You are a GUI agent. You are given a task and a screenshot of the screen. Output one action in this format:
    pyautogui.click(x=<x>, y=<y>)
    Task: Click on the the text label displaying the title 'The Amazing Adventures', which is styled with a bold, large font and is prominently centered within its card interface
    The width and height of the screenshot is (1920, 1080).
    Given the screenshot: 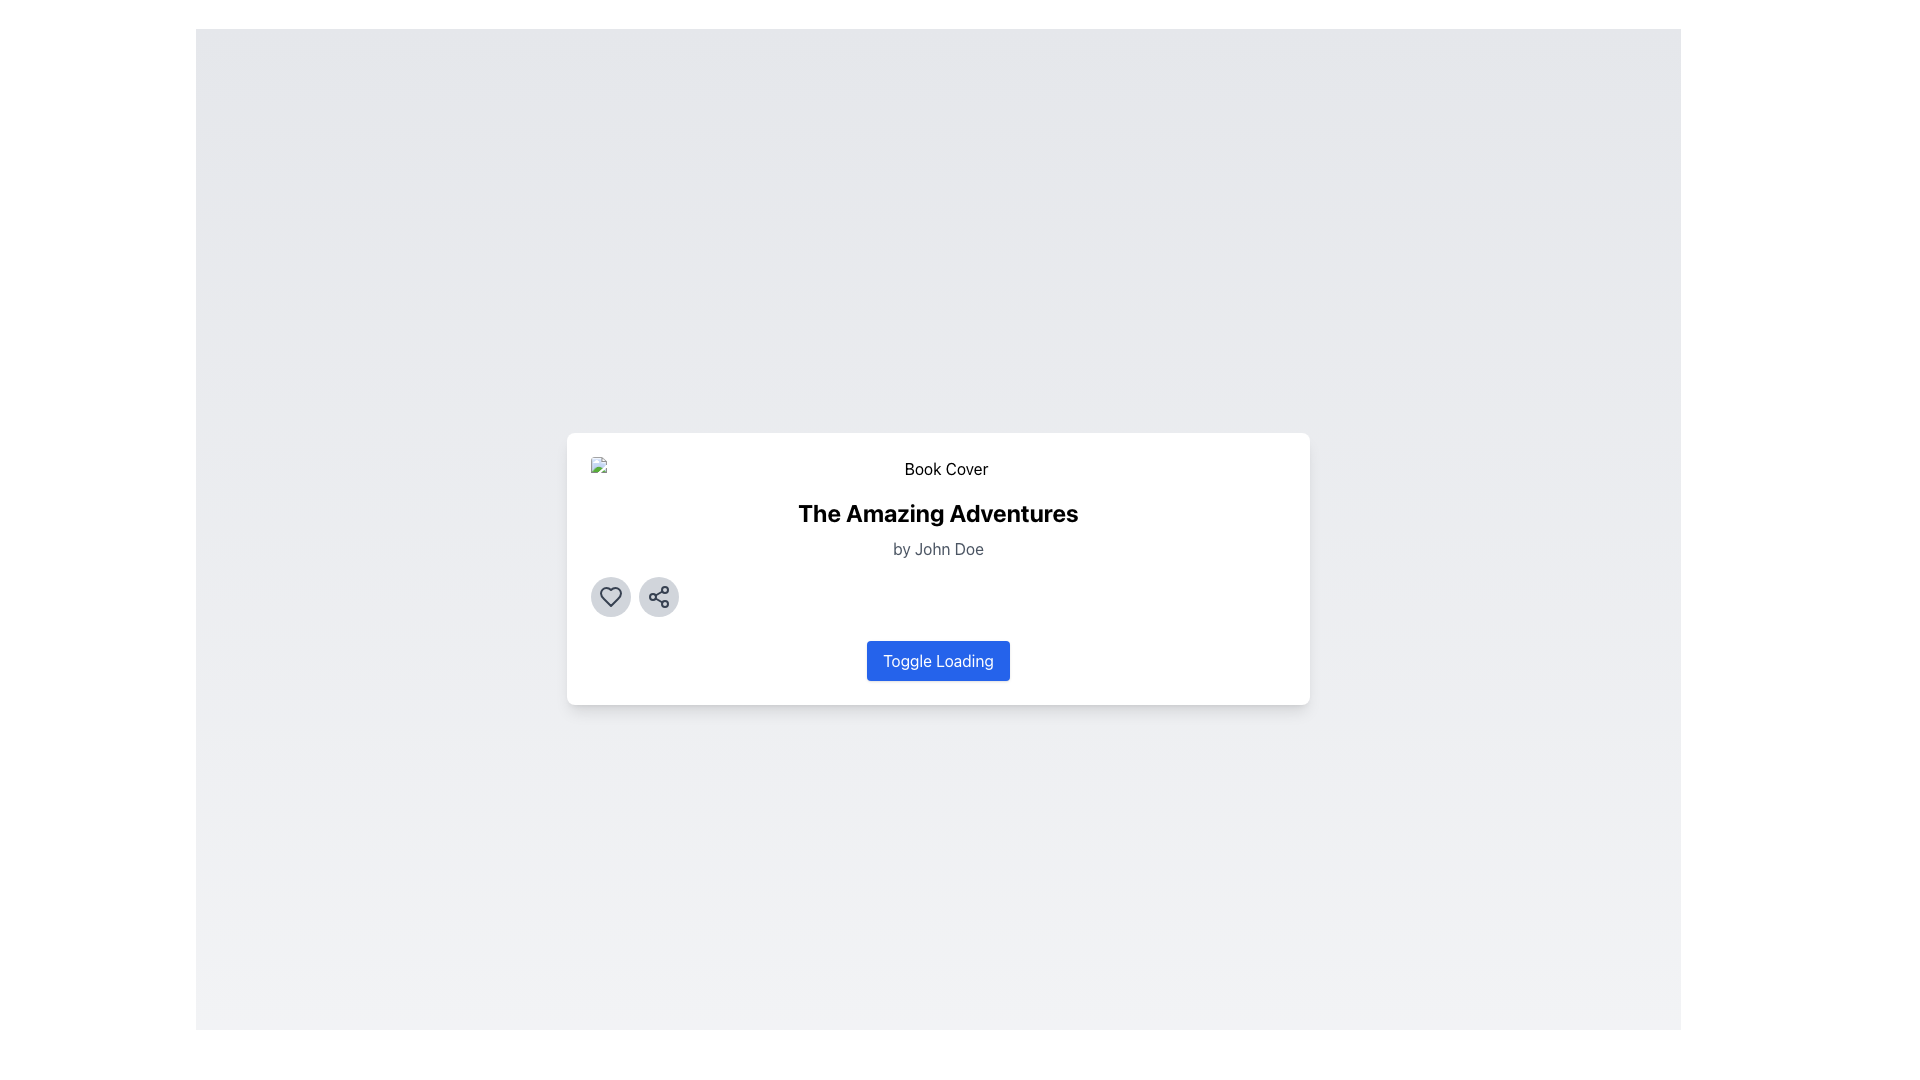 What is the action you would take?
    pyautogui.click(x=937, y=512)
    